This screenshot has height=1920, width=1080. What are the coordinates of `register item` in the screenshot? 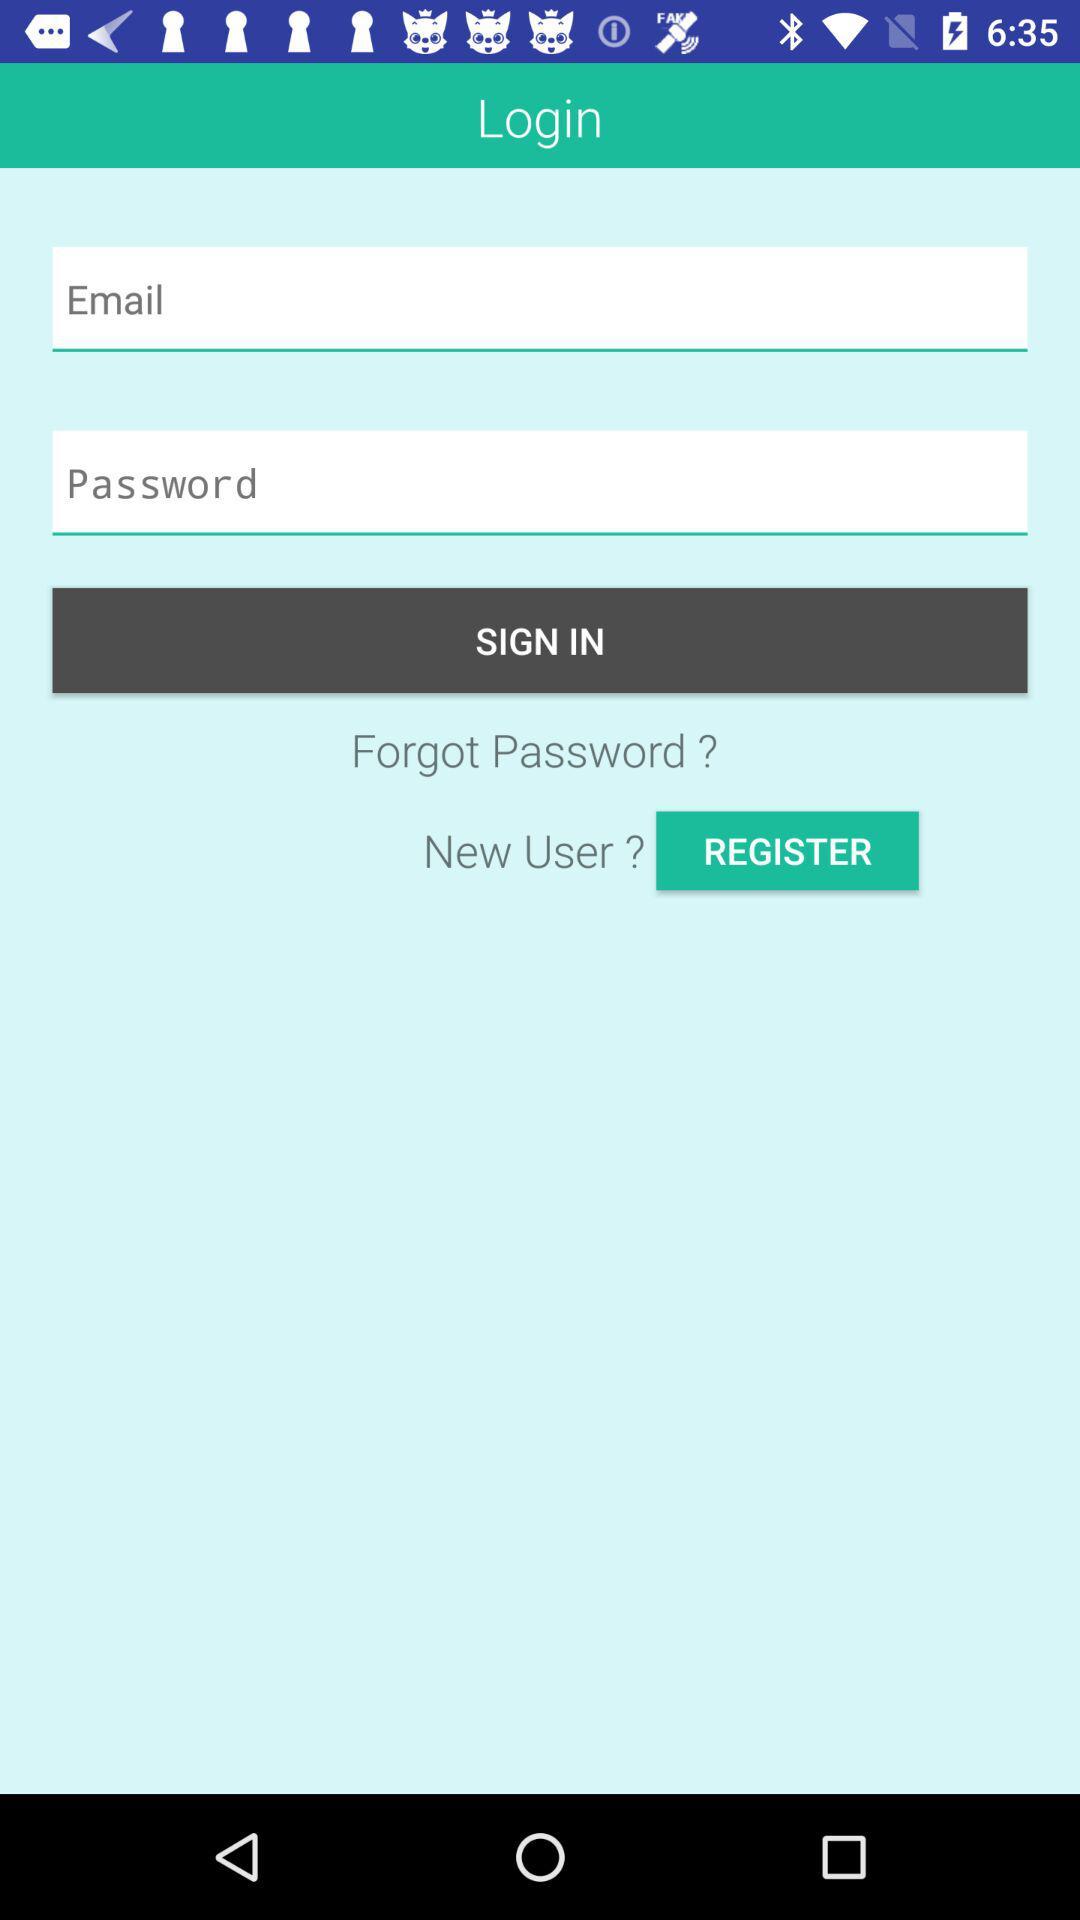 It's located at (786, 850).